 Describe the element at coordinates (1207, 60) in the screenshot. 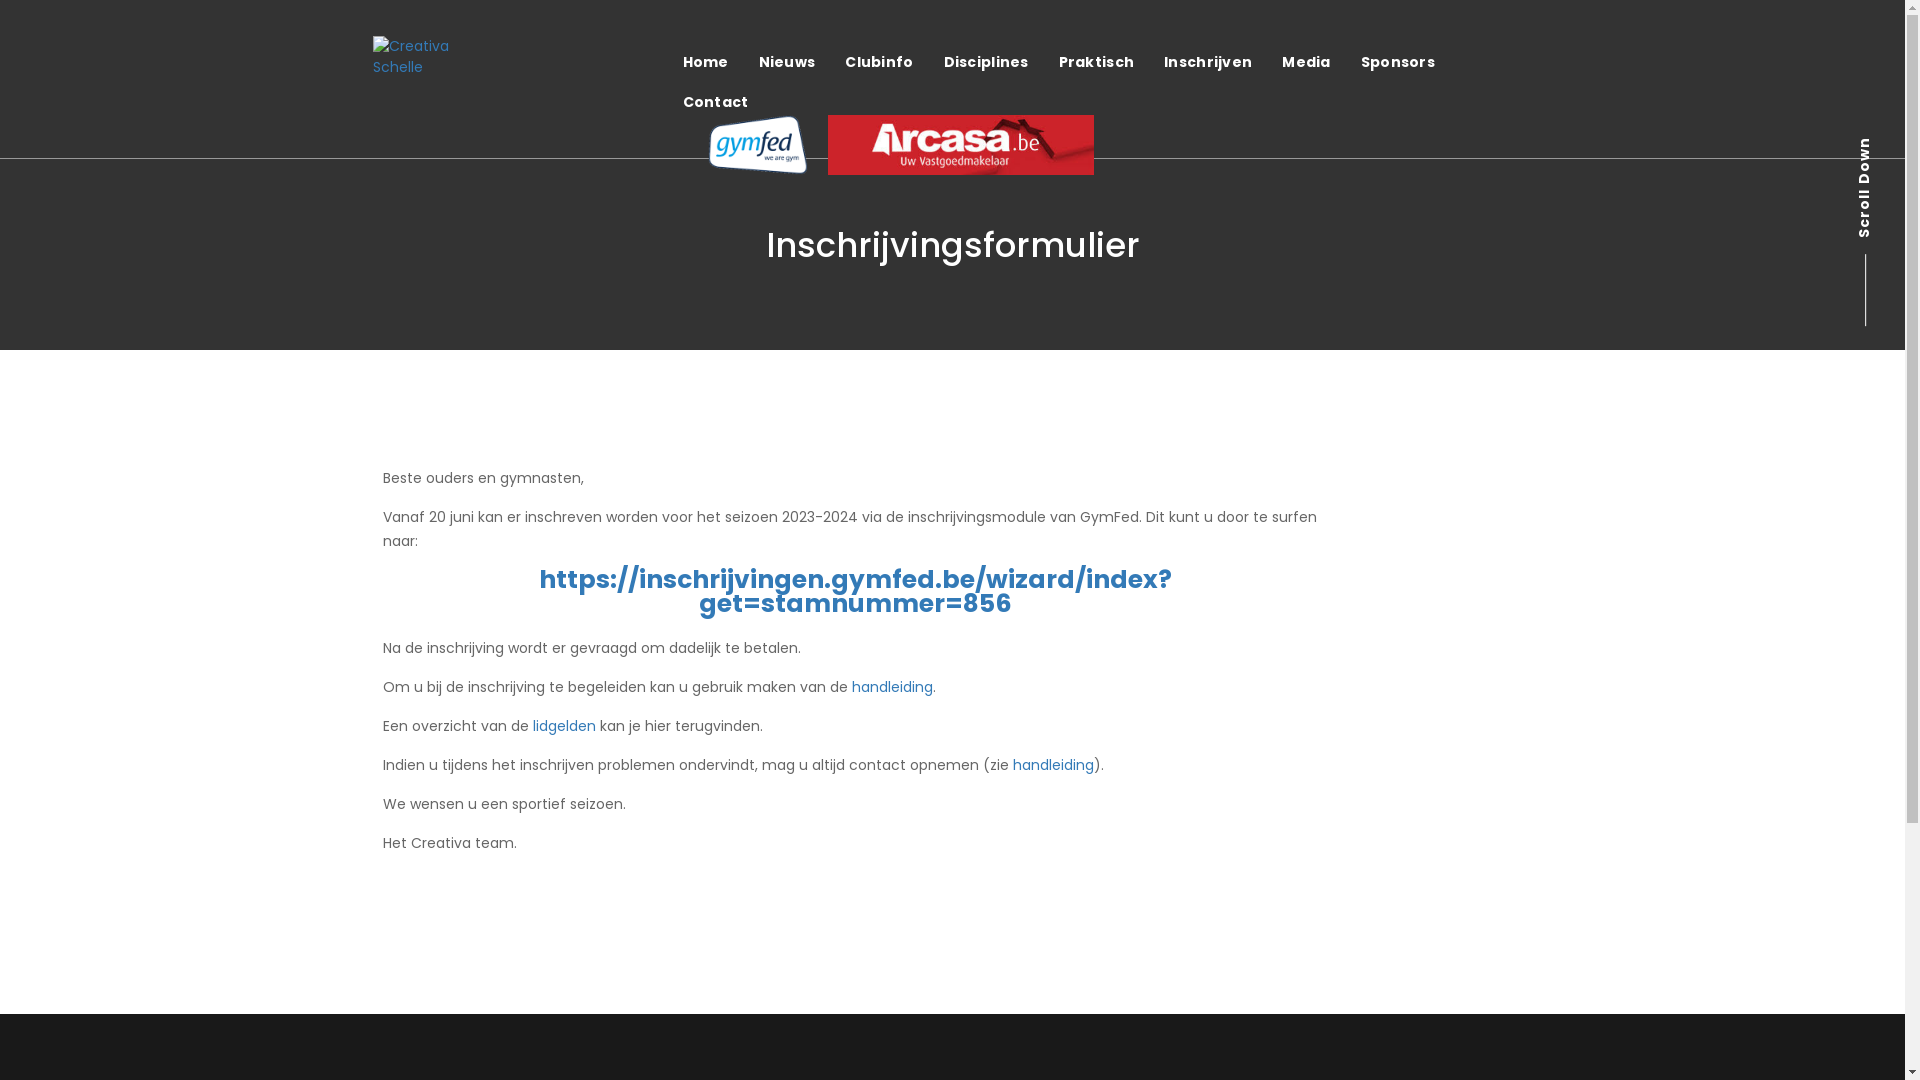

I see `'Inschrijven'` at that location.